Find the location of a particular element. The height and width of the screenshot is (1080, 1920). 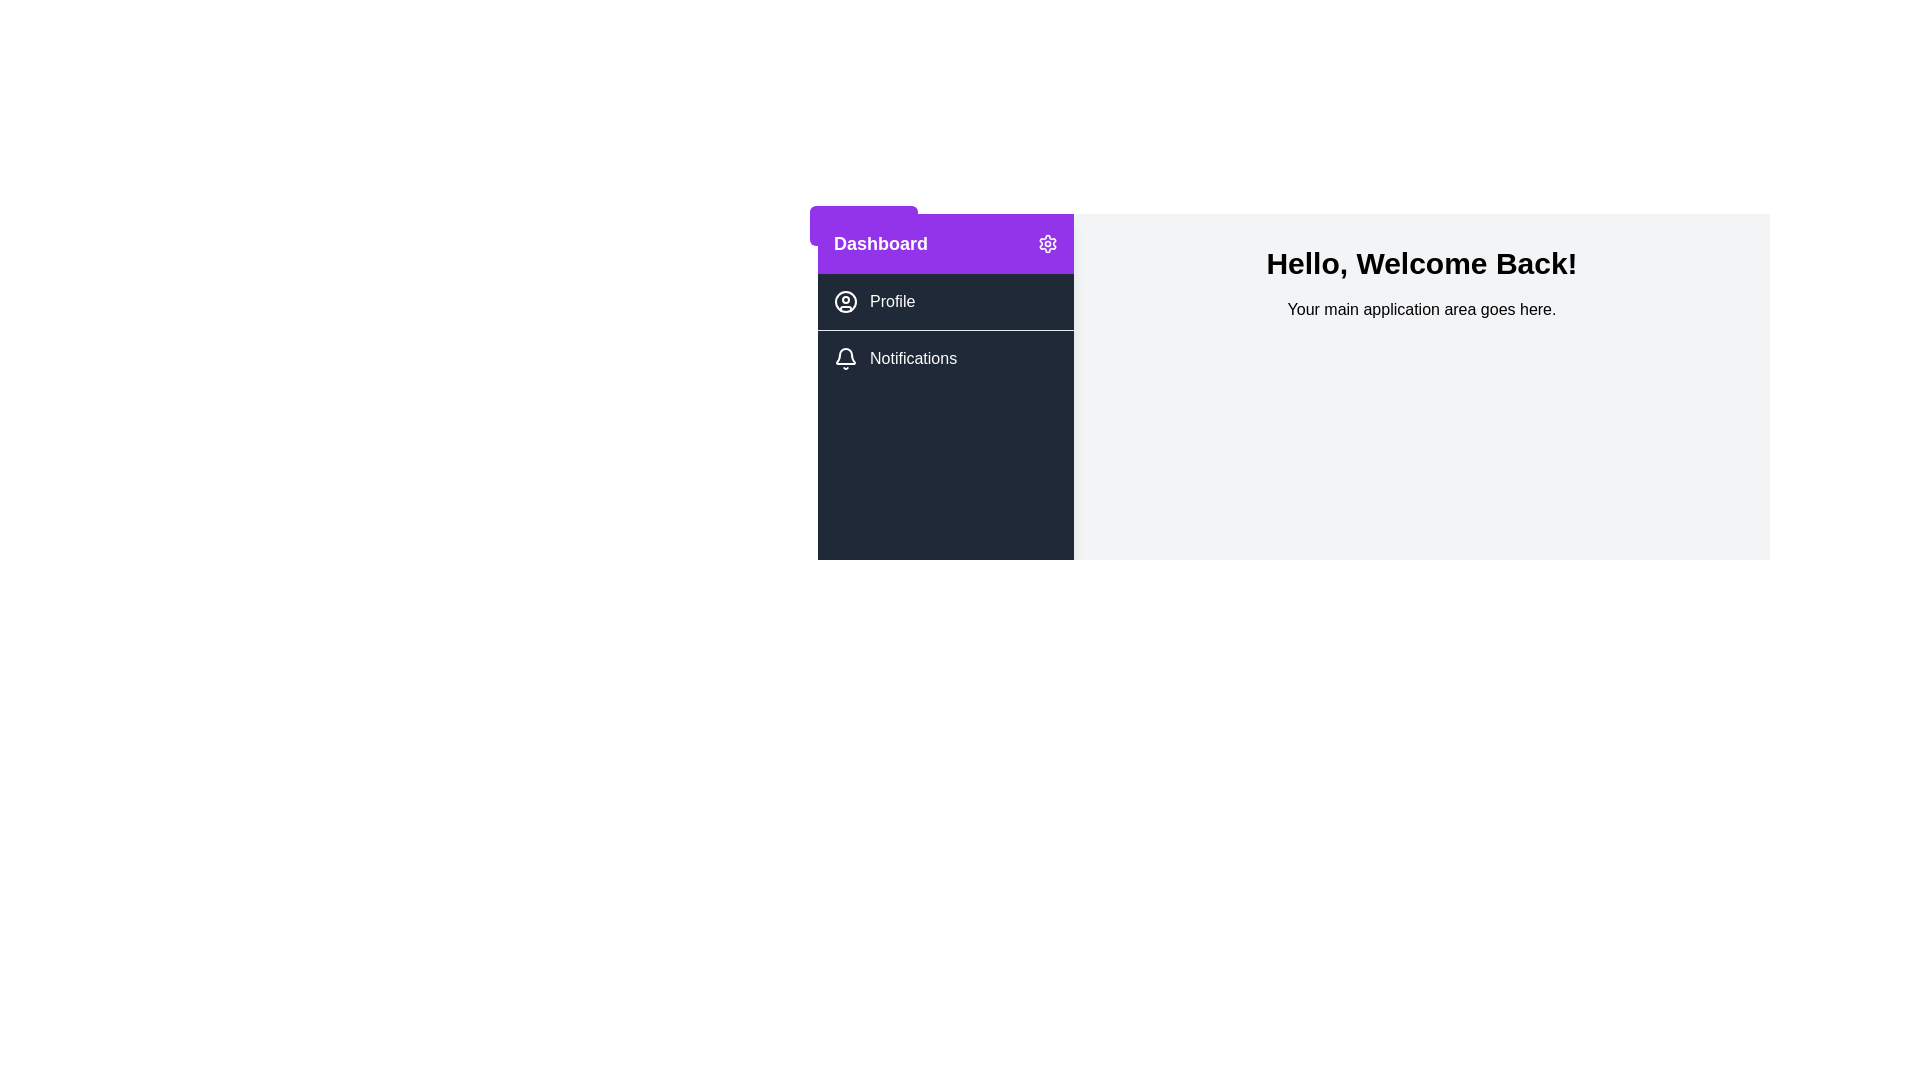

the bell-shaped icon located to the left of the 'Notifications' text in the sidebar under the 'Dashboard' section is located at coordinates (845, 357).